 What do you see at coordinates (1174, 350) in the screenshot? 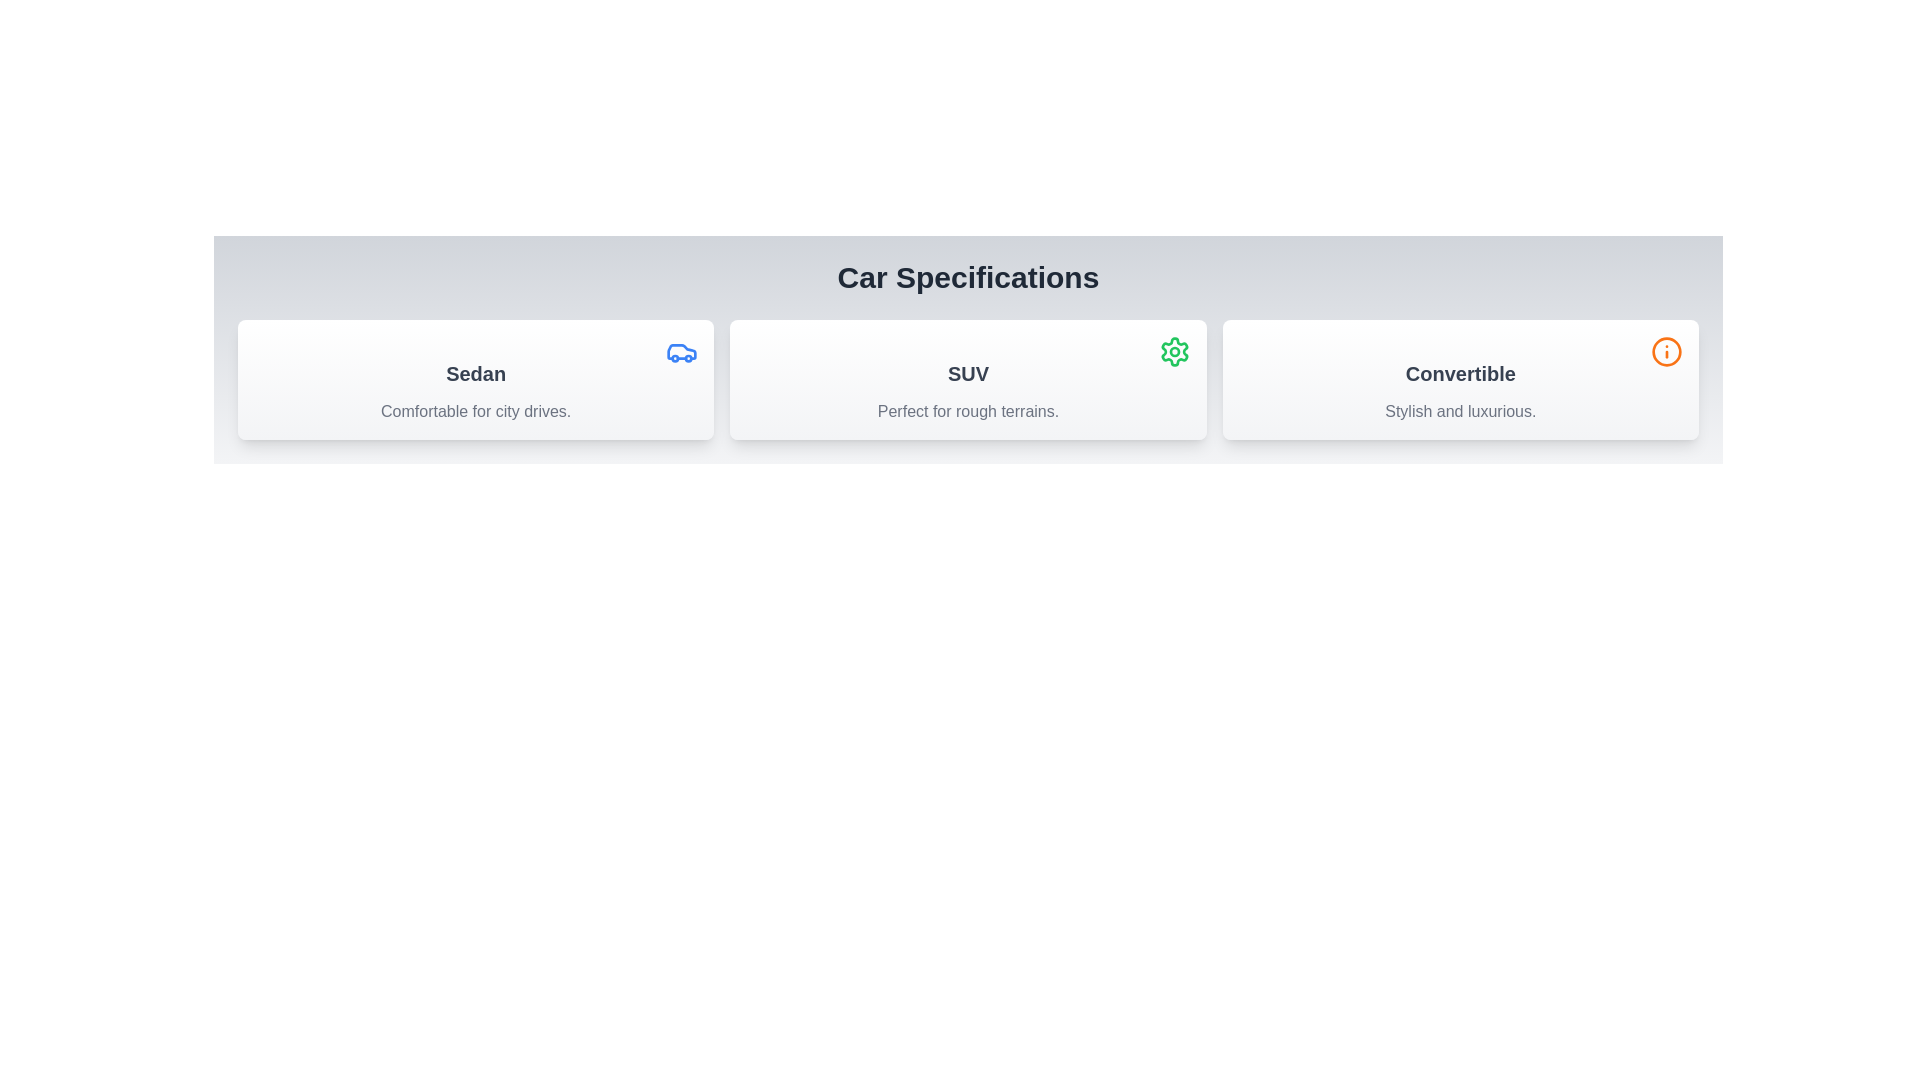
I see `the gear icon located at the top-right corner of the SUV panel in the Car Specifications section` at bounding box center [1174, 350].